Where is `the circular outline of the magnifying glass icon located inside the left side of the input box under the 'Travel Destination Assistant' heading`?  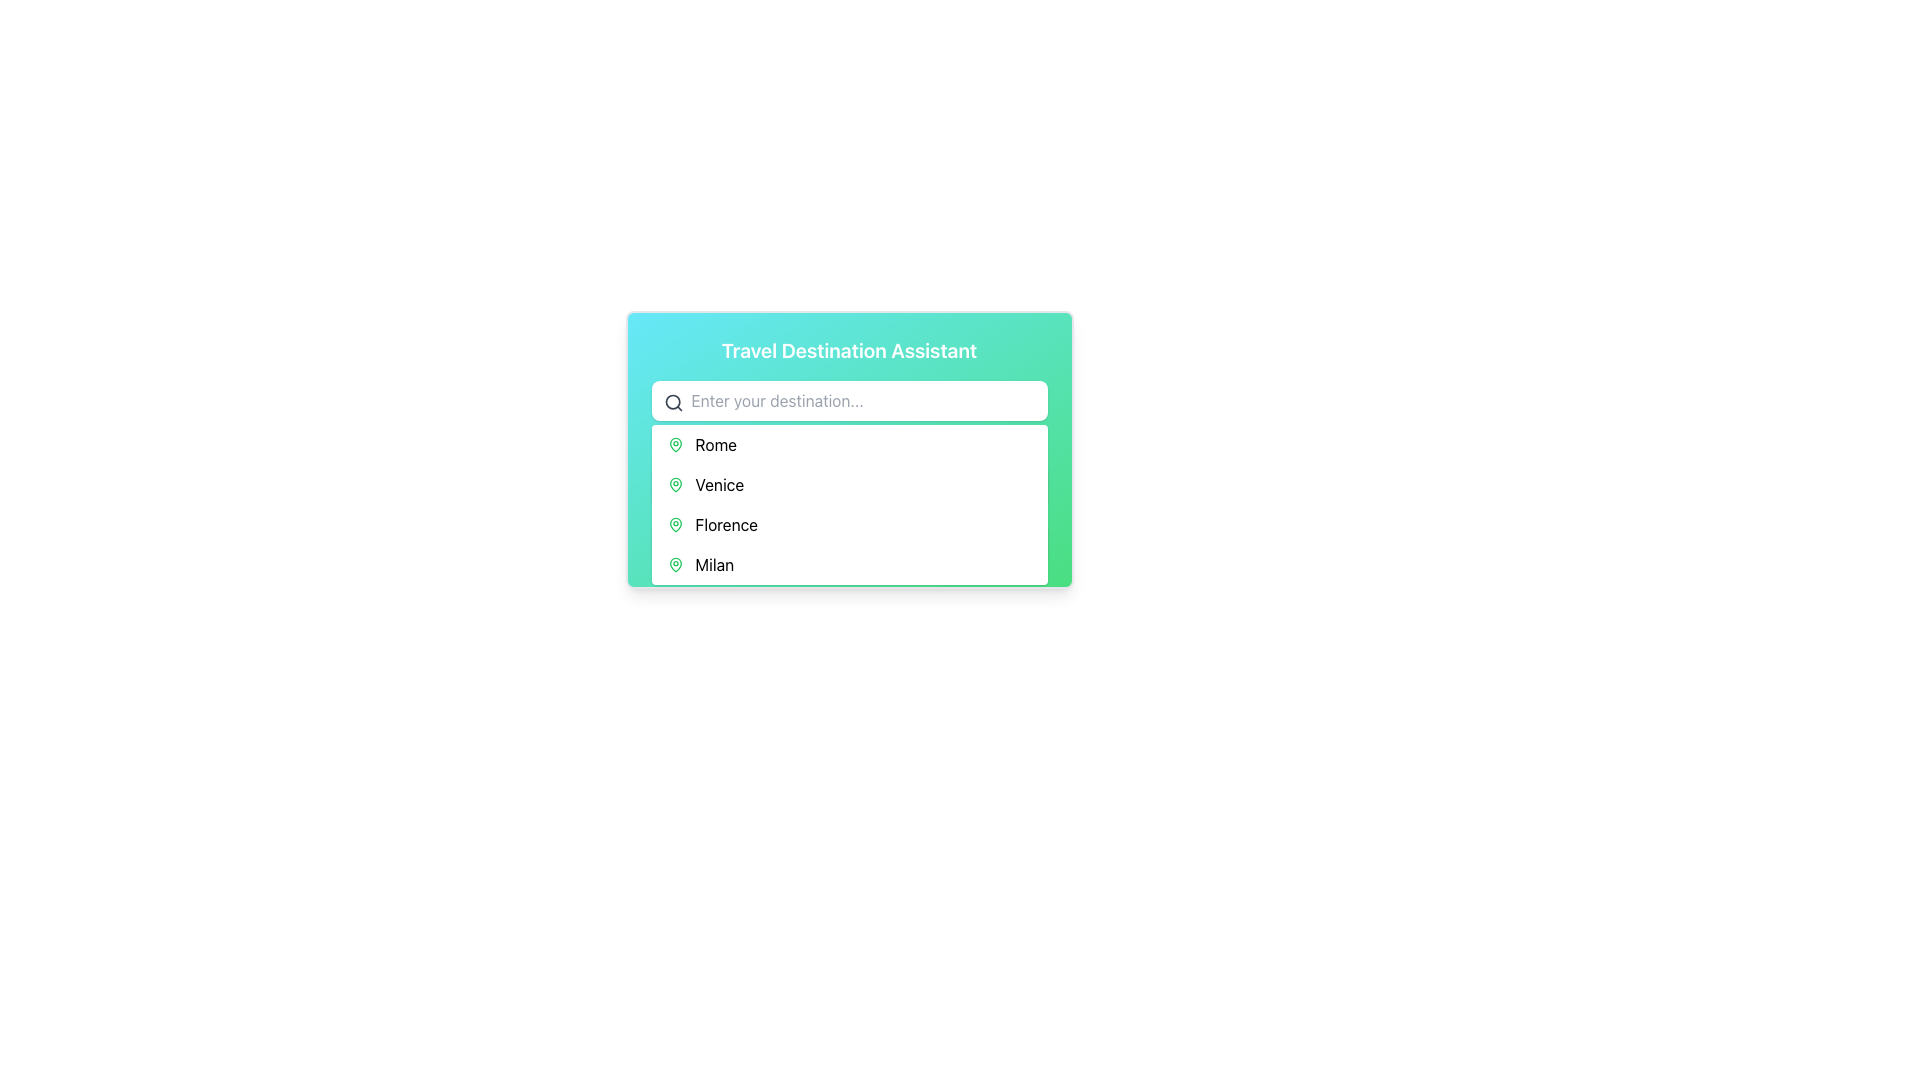 the circular outline of the magnifying glass icon located inside the left side of the input box under the 'Travel Destination Assistant' heading is located at coordinates (672, 402).